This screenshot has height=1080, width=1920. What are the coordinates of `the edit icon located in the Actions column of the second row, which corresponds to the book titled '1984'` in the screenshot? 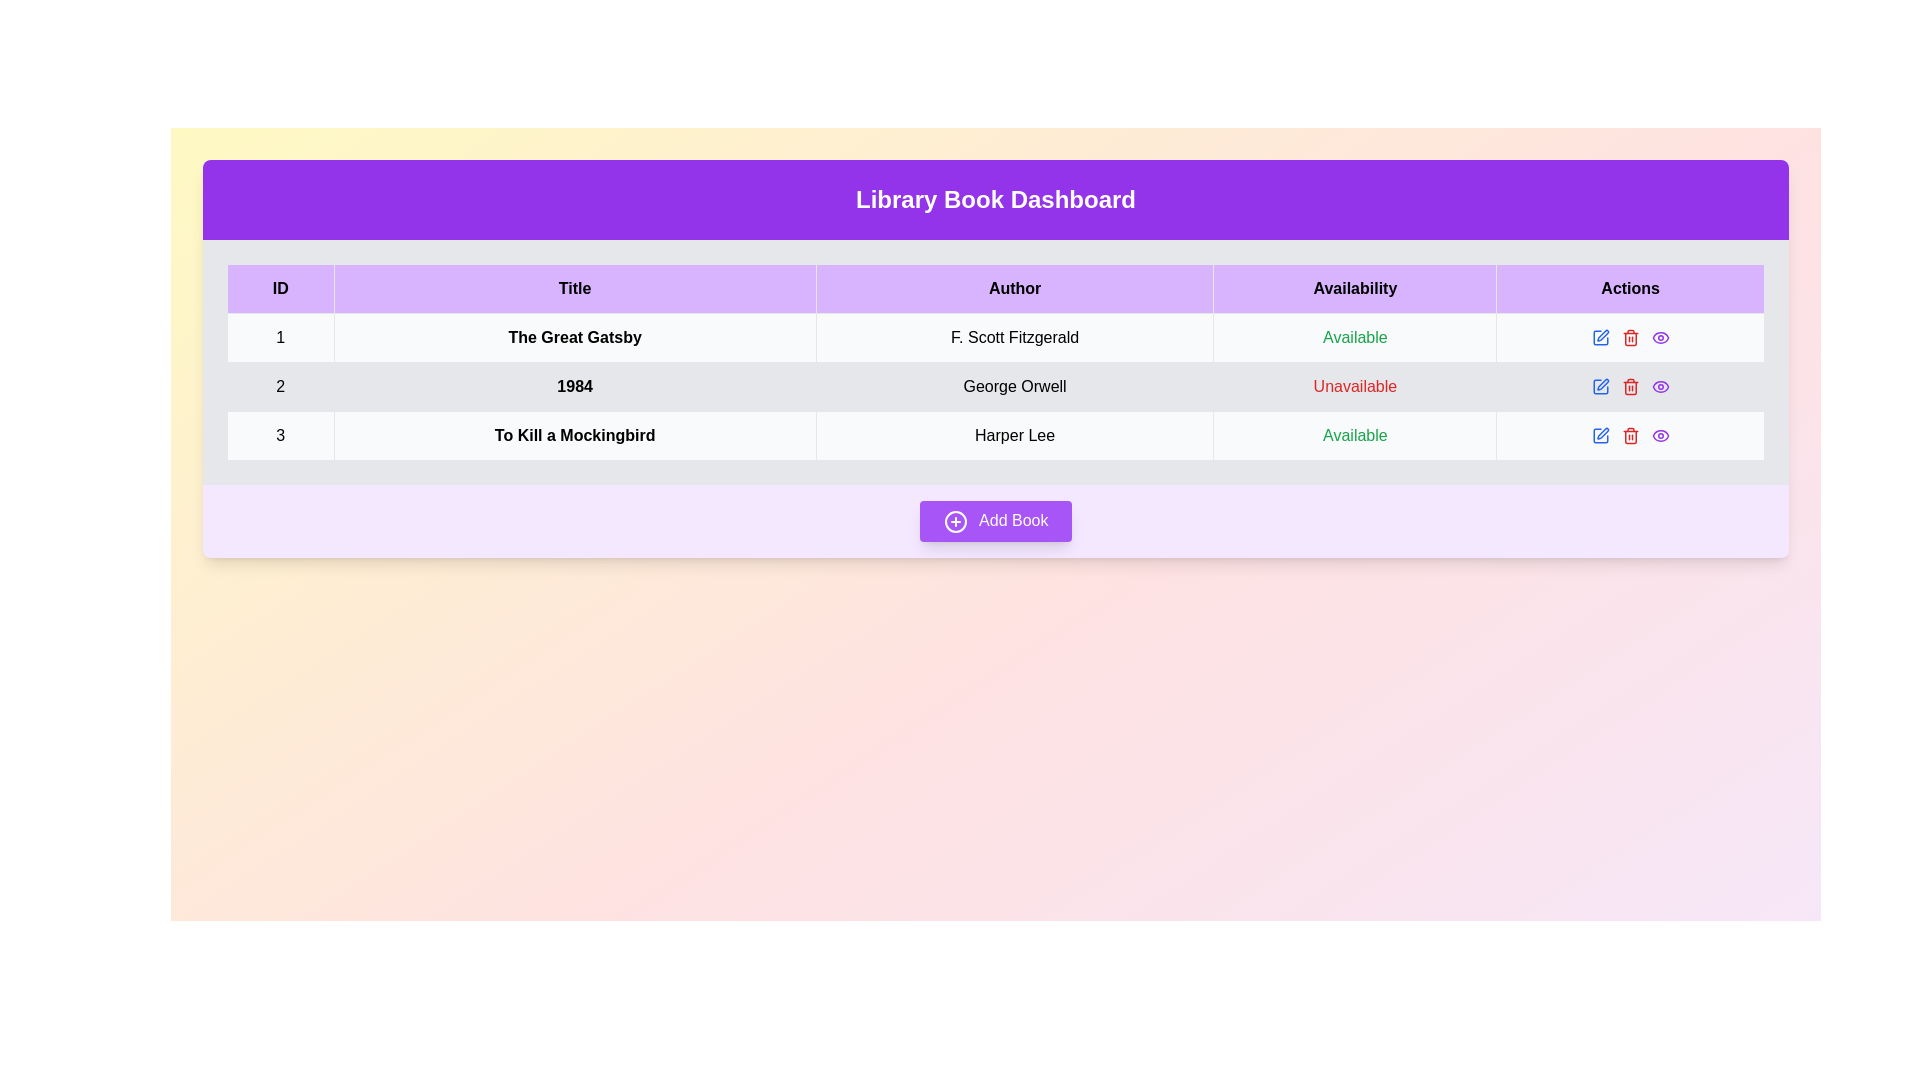 It's located at (1603, 384).